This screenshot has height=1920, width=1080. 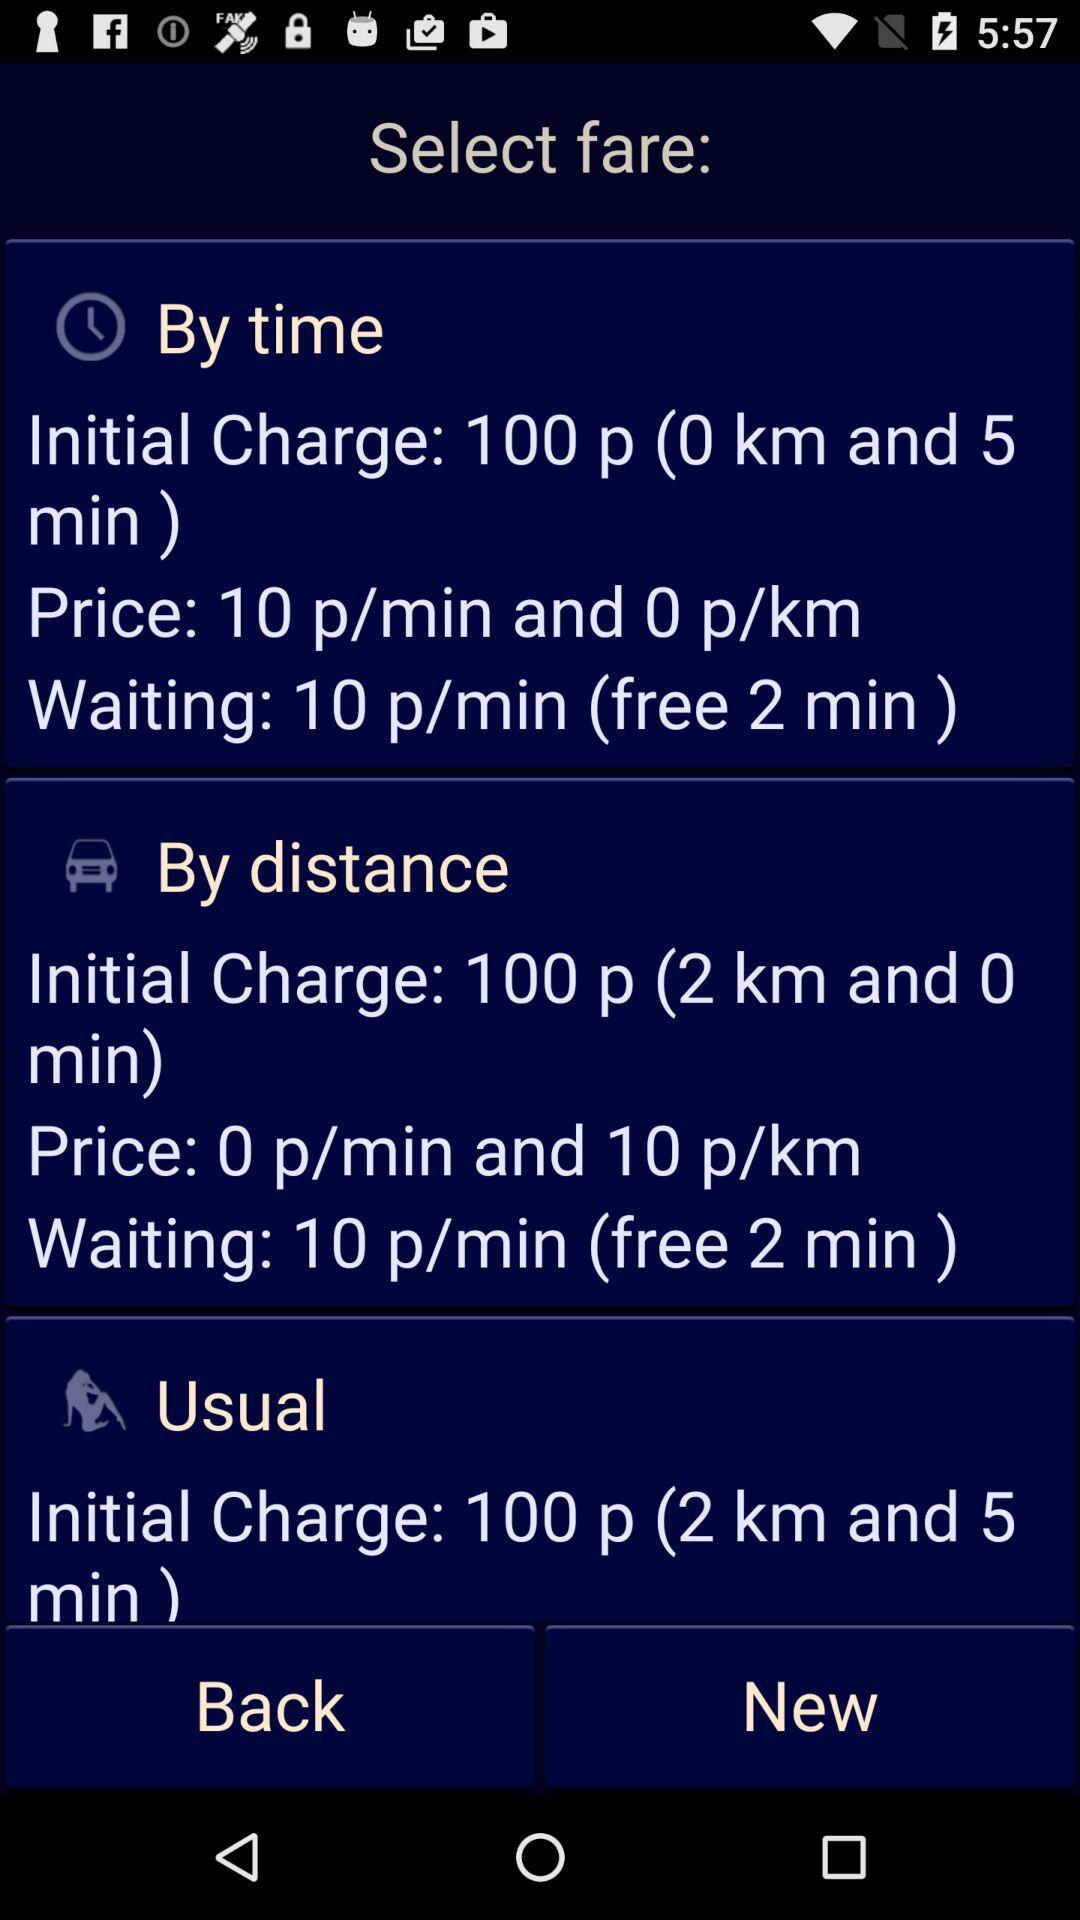 What do you see at coordinates (810, 1706) in the screenshot?
I see `new item` at bounding box center [810, 1706].